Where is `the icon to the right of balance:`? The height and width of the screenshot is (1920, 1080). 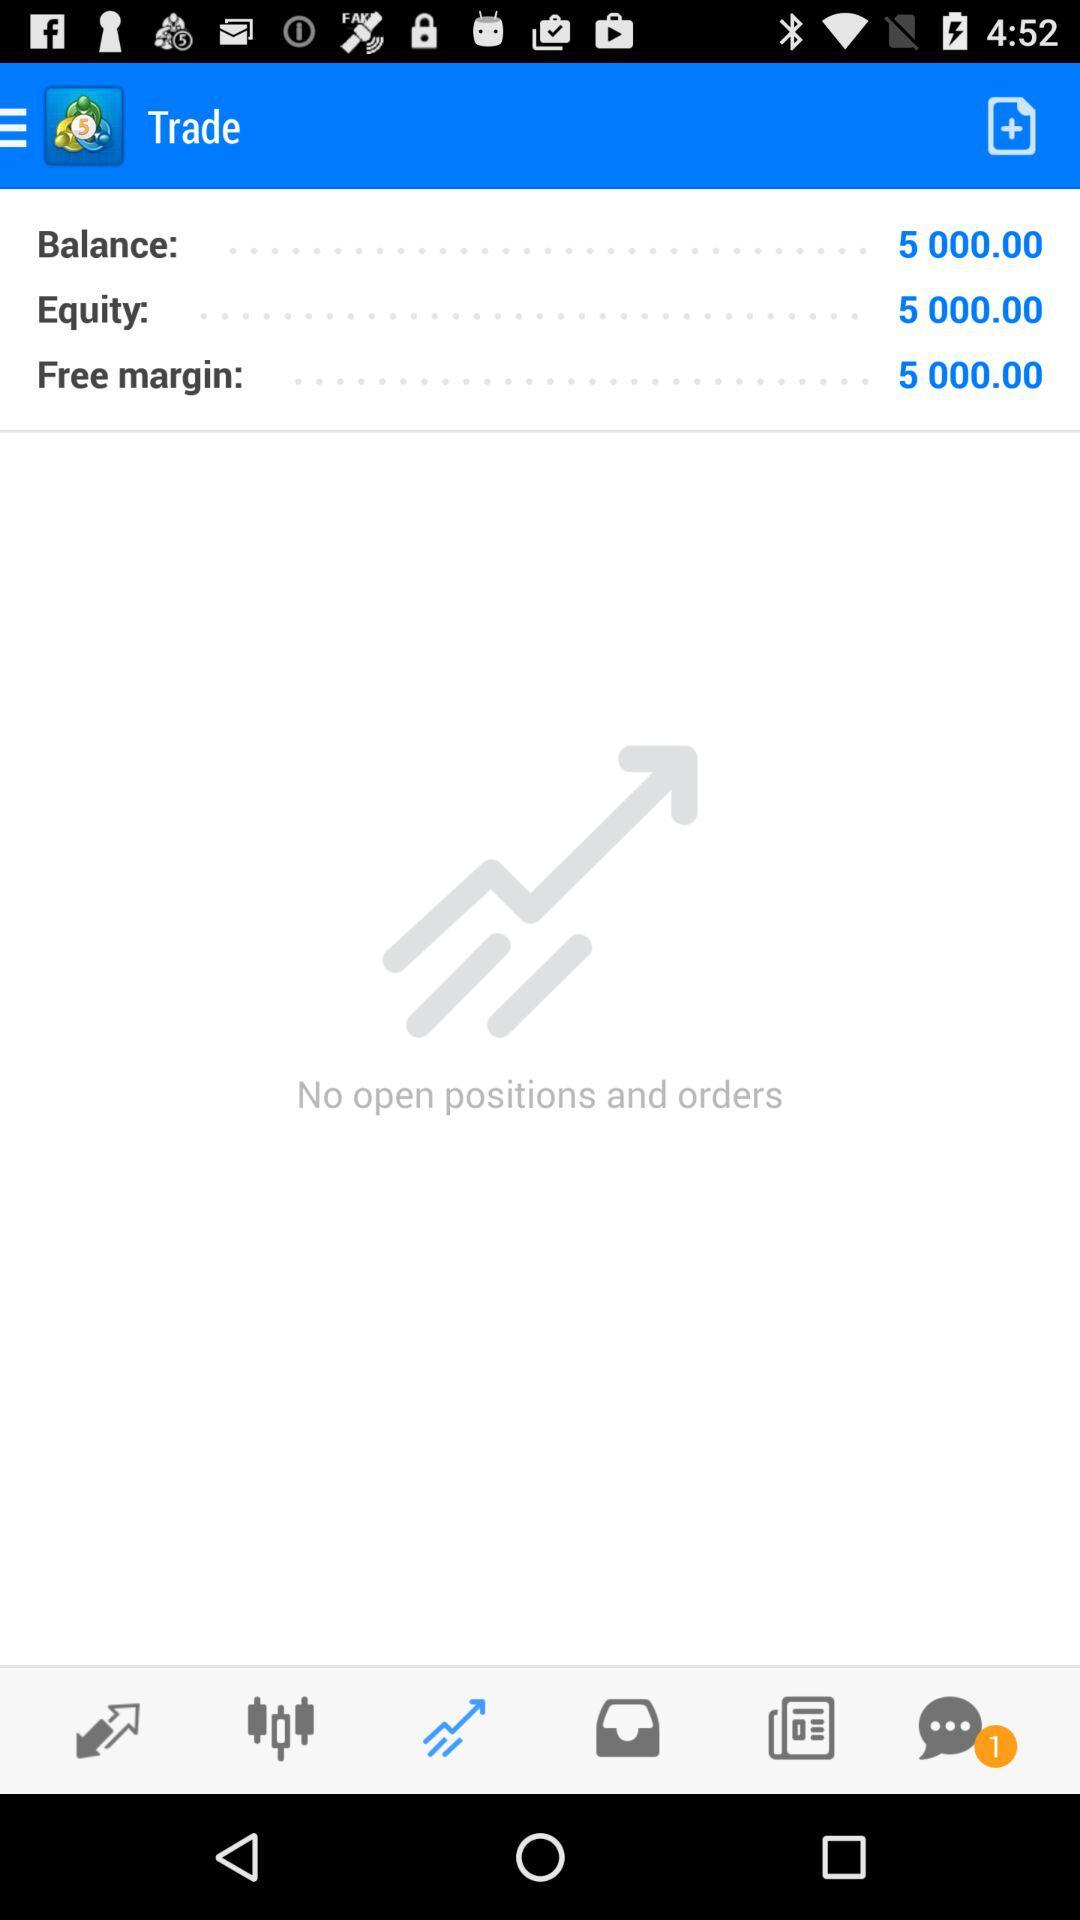 the icon to the right of balance: is located at coordinates (556, 236).